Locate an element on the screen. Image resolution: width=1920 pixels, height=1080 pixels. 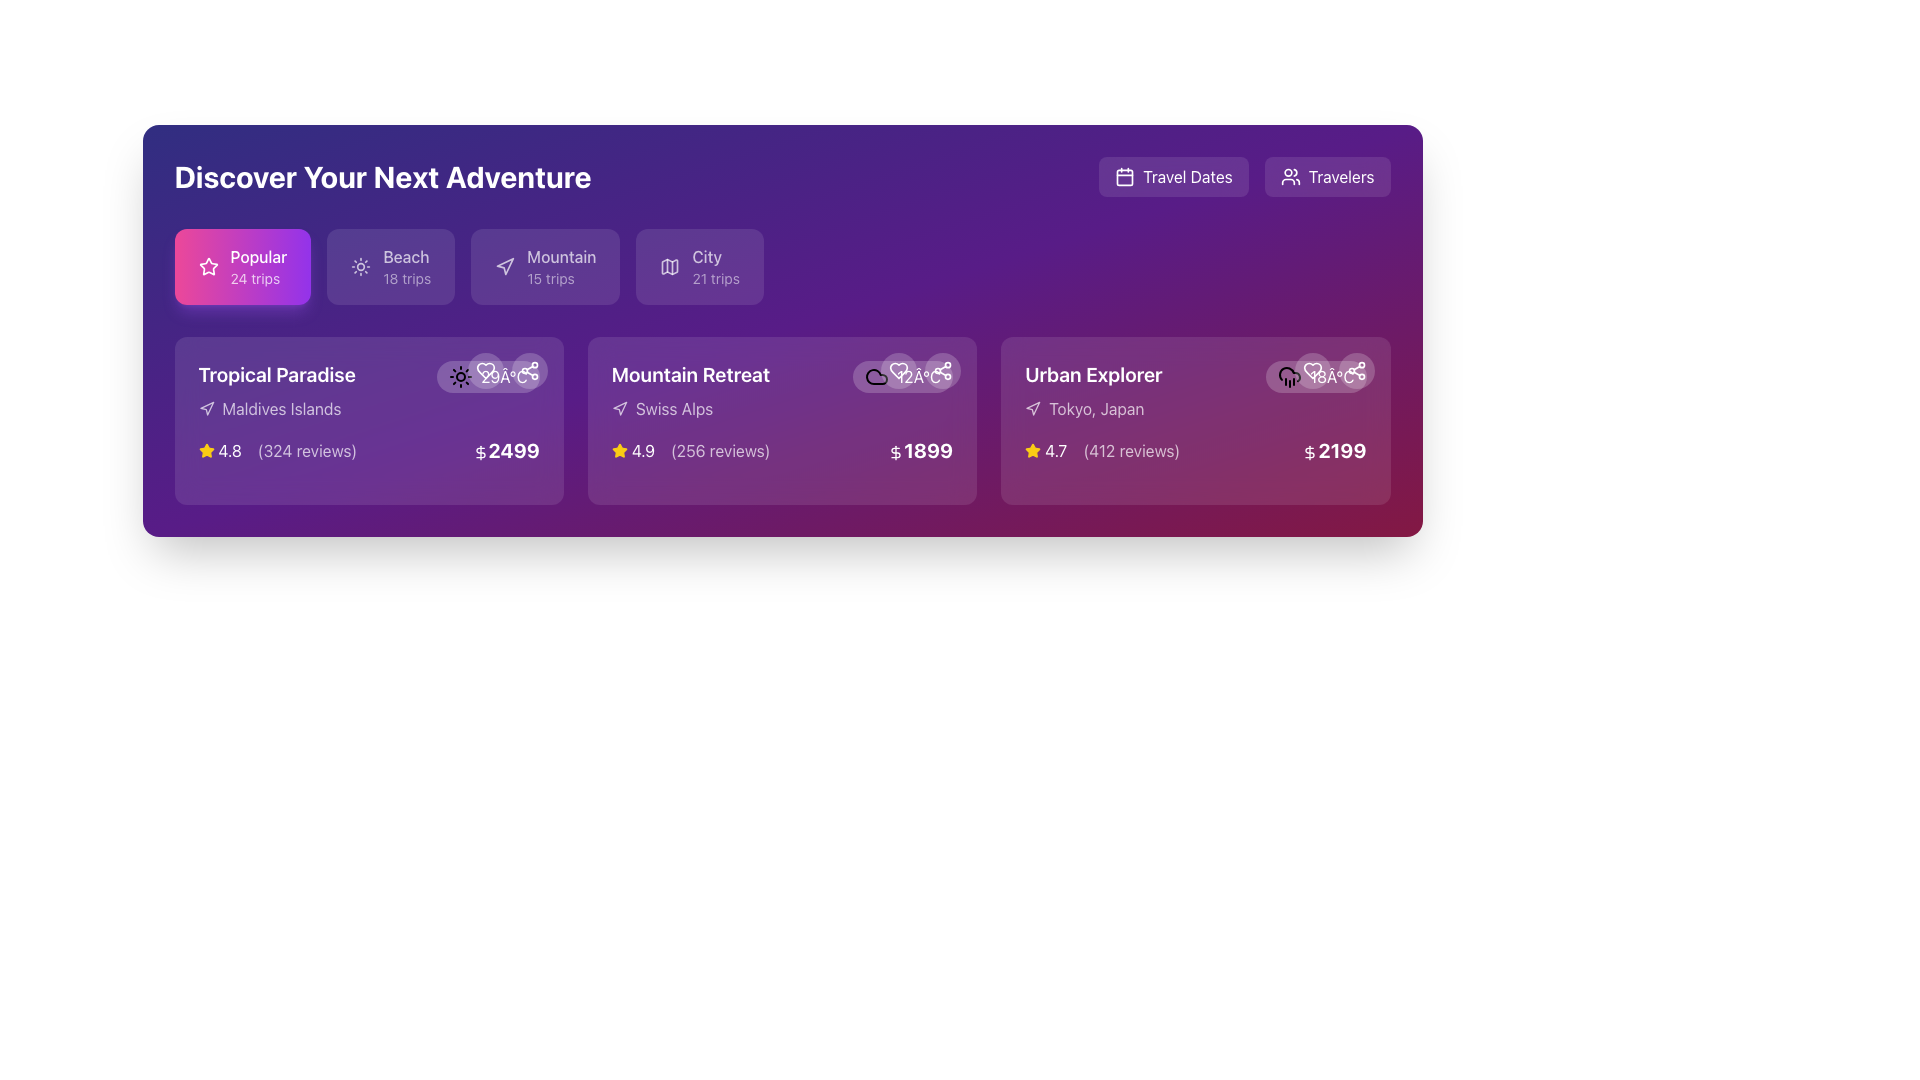
the button with a purple background, labeled 'Travelers', featuring an icon of two people is located at coordinates (1327, 176).